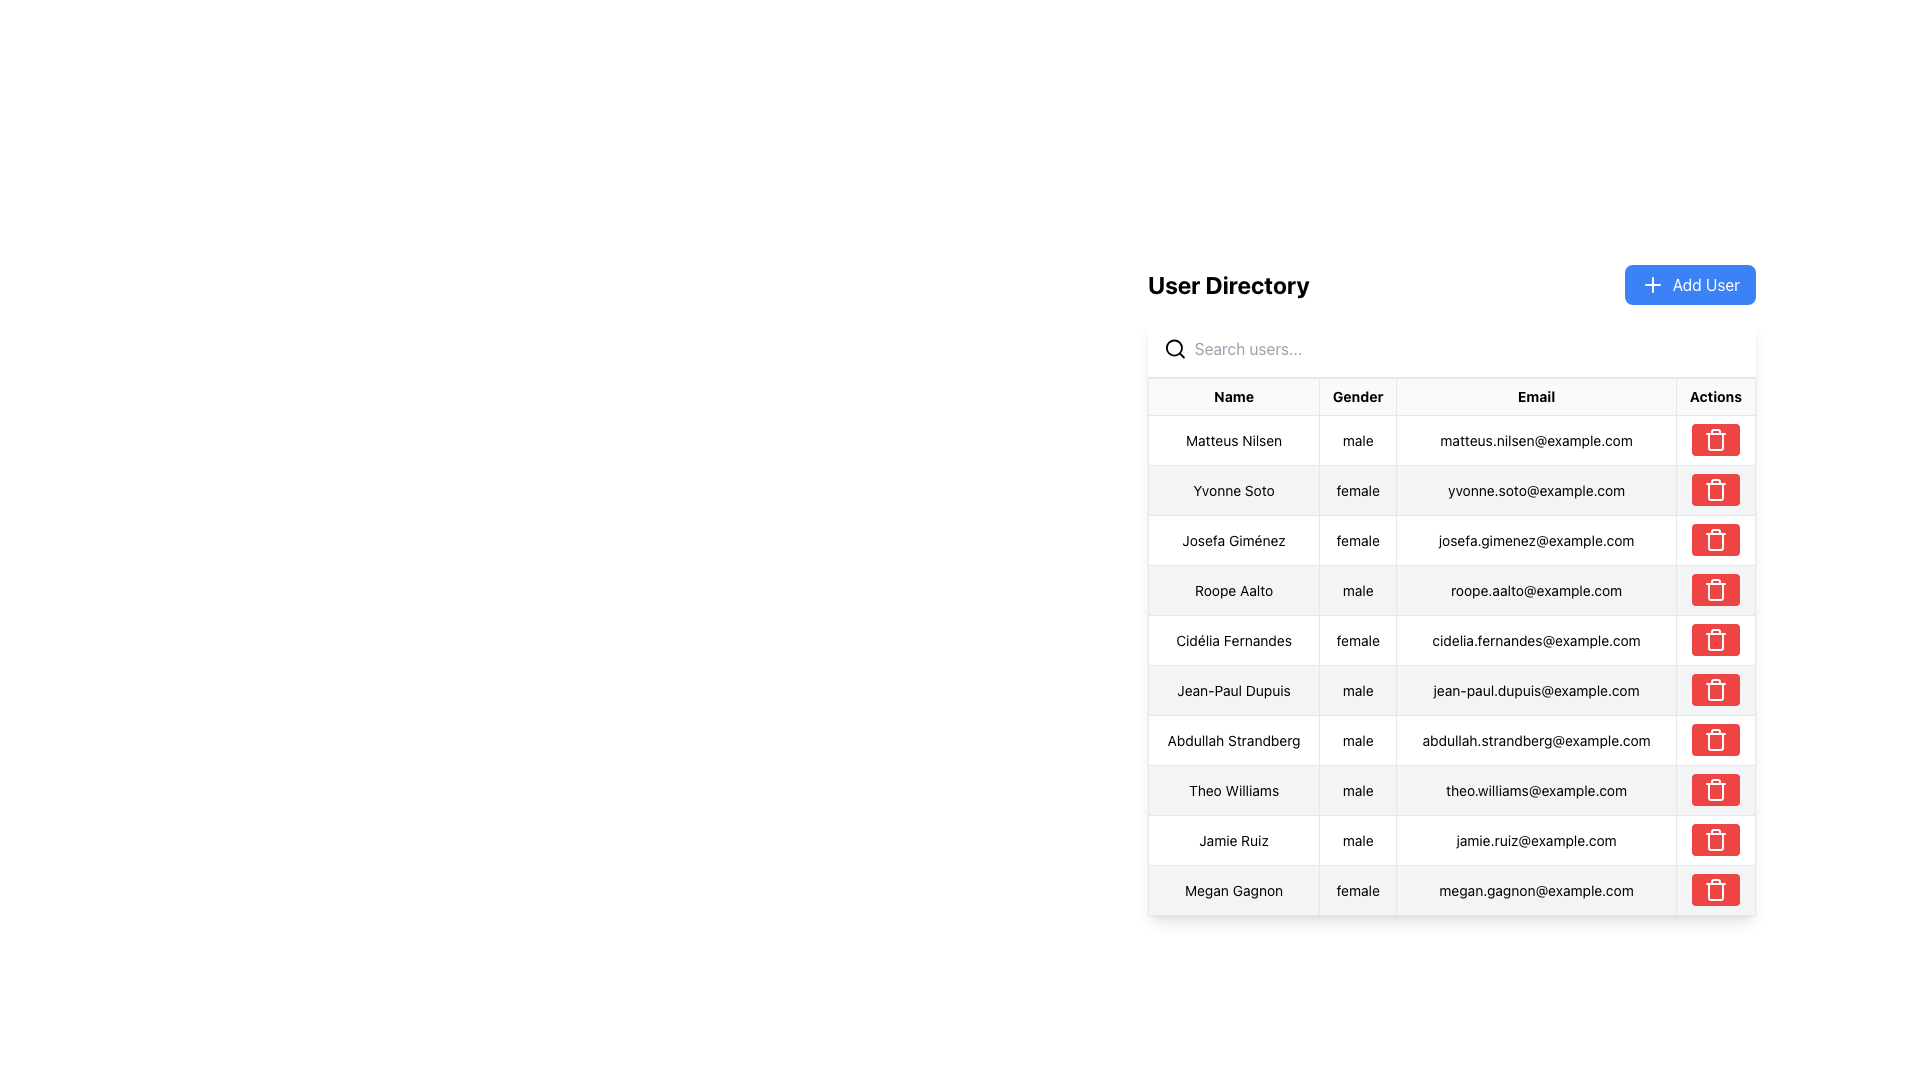 This screenshot has height=1080, width=1920. What do you see at coordinates (1535, 689) in the screenshot?
I see `email address displayed in the text label next to 'Jean-Paul Dupuis' in the user information row on the right side of the interface` at bounding box center [1535, 689].